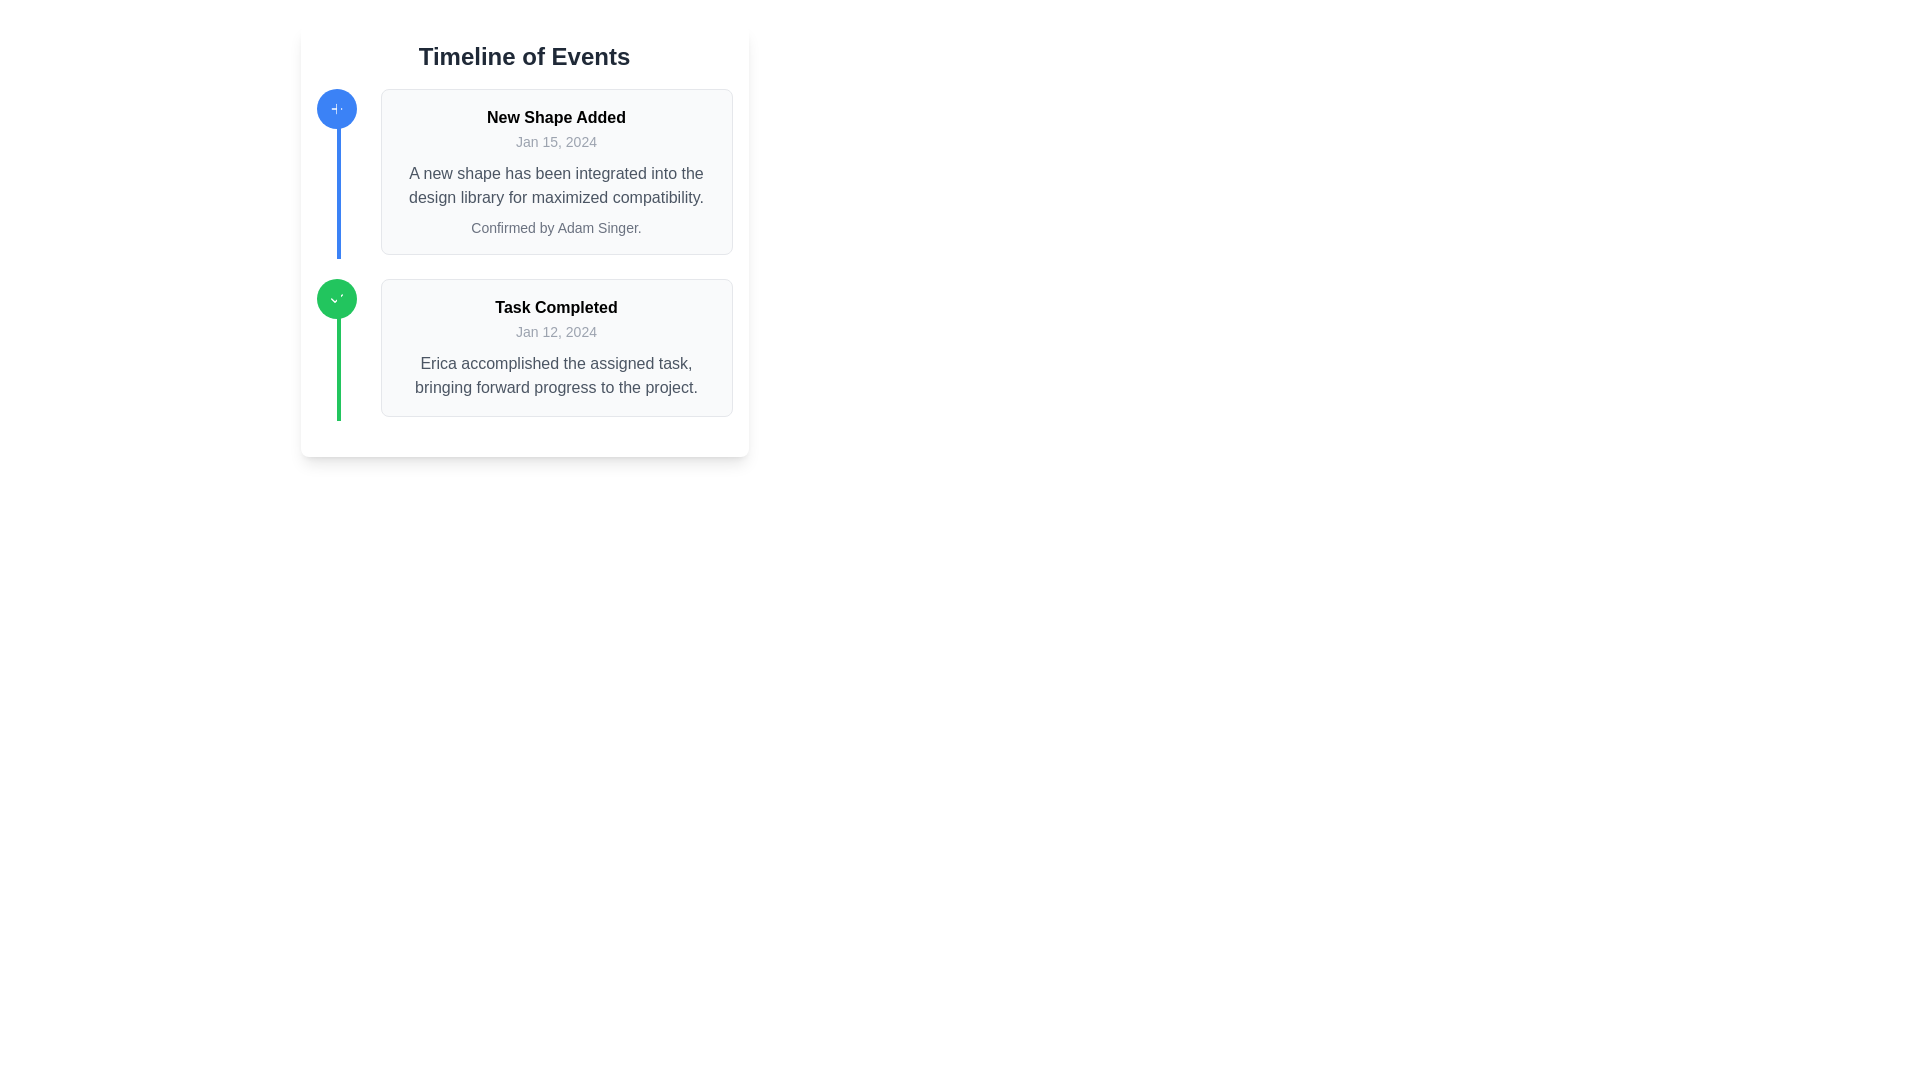 Image resolution: width=1920 pixels, height=1080 pixels. Describe the element at coordinates (556, 330) in the screenshot. I see `the text label displaying 'Jan 12, 2024' within the card-like structure under the heading 'Task Completed'` at that location.